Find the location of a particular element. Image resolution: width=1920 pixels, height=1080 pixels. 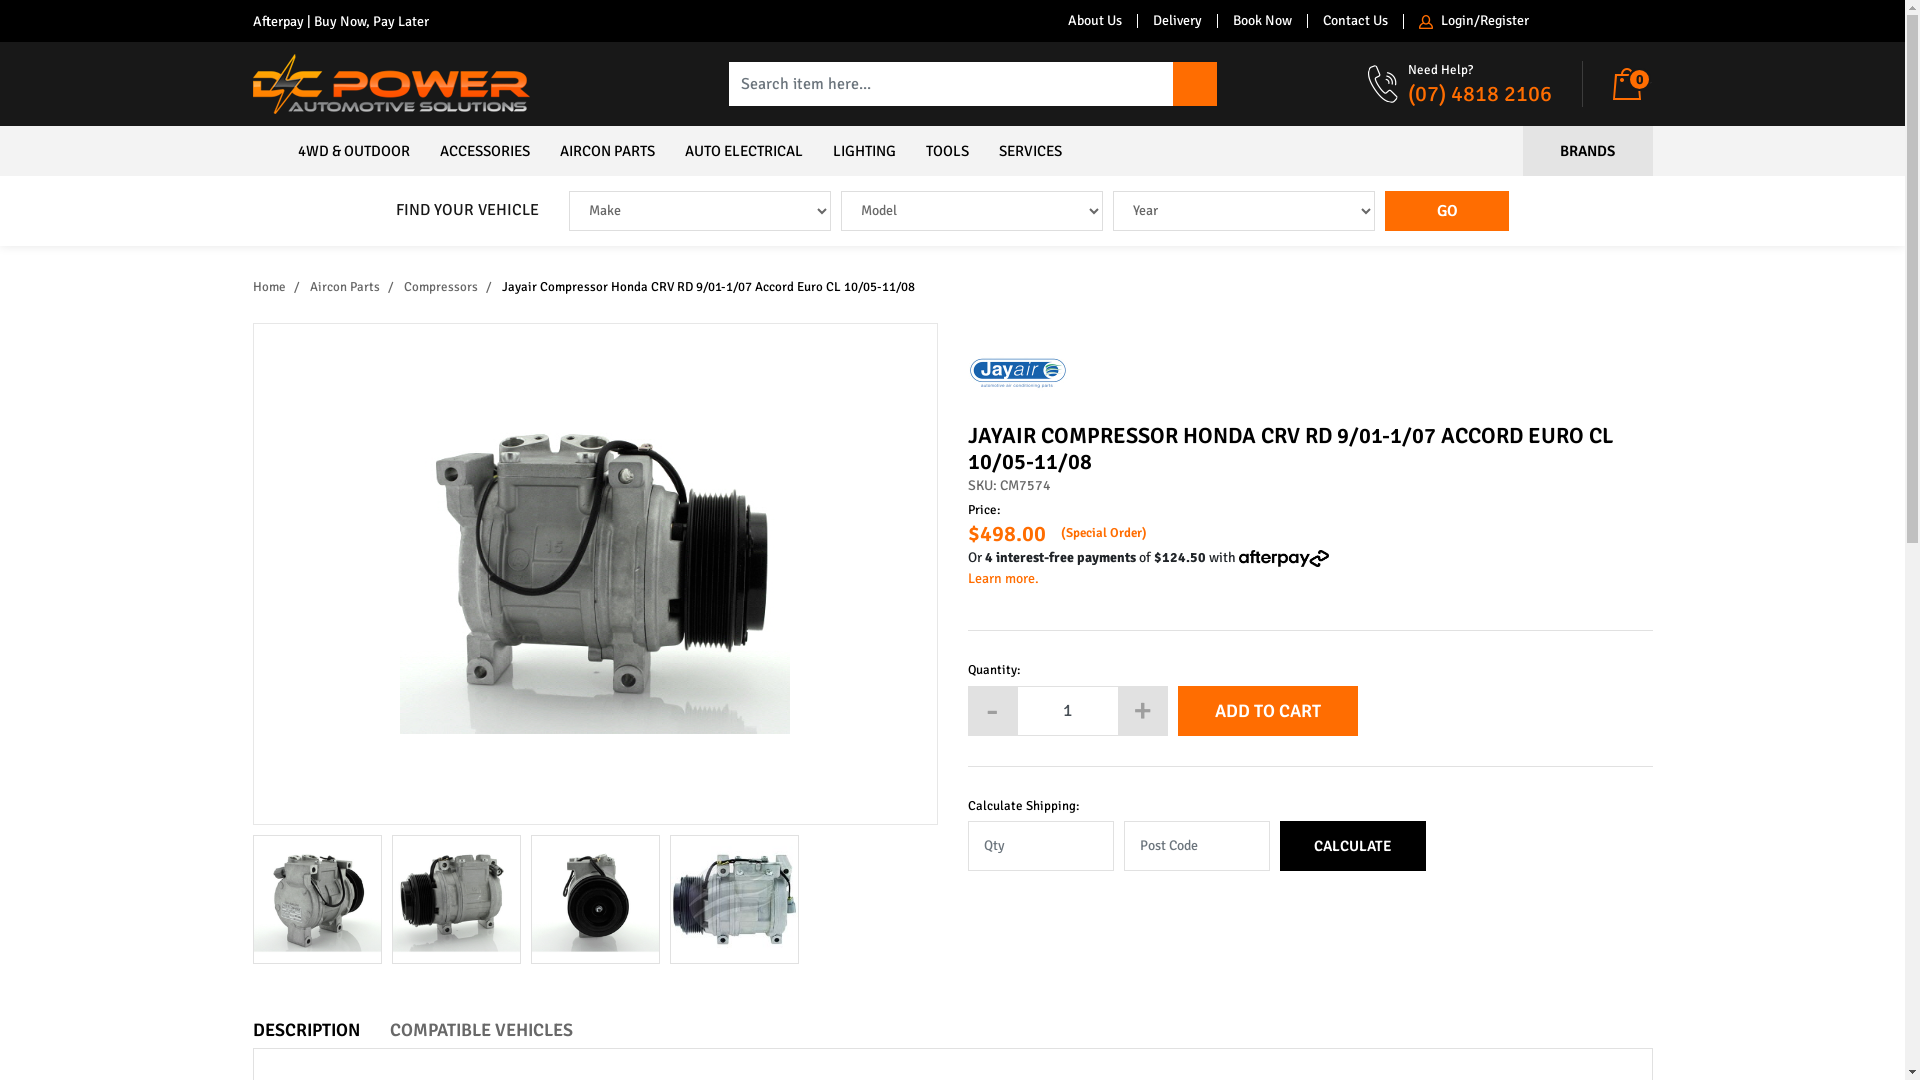

'AIRCON PARTS' is located at coordinates (605, 149).